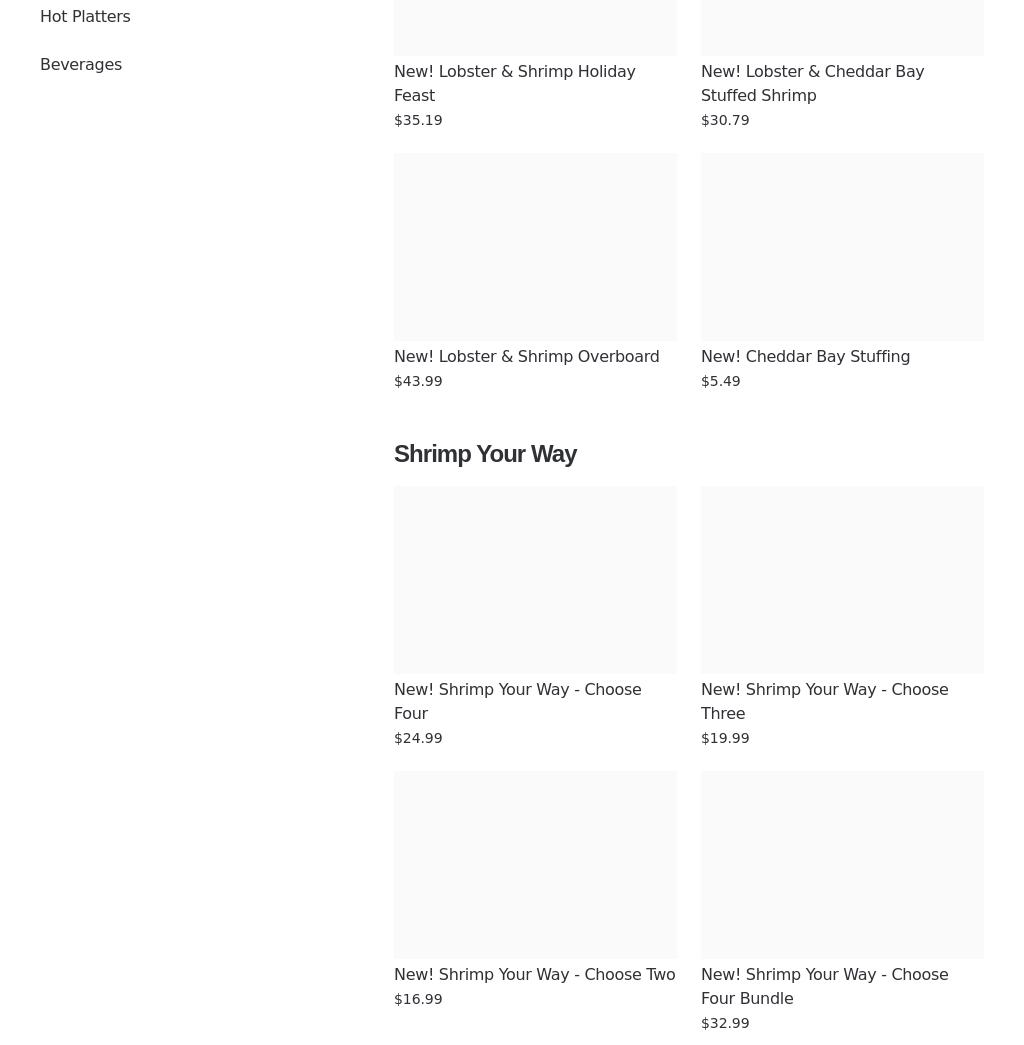 This screenshot has height=1045, width=1024. I want to click on 'New! Shrimp Your Way - Choose Three', so click(825, 700).